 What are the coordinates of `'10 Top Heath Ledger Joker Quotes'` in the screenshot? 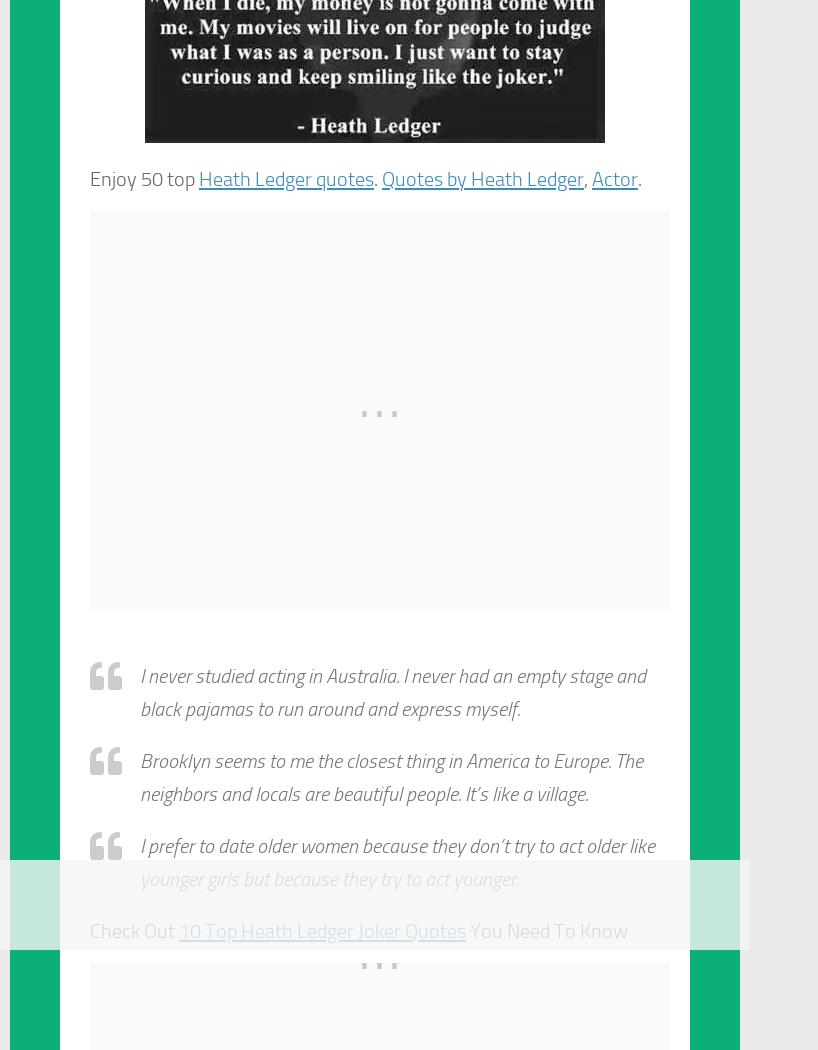 It's located at (321, 931).